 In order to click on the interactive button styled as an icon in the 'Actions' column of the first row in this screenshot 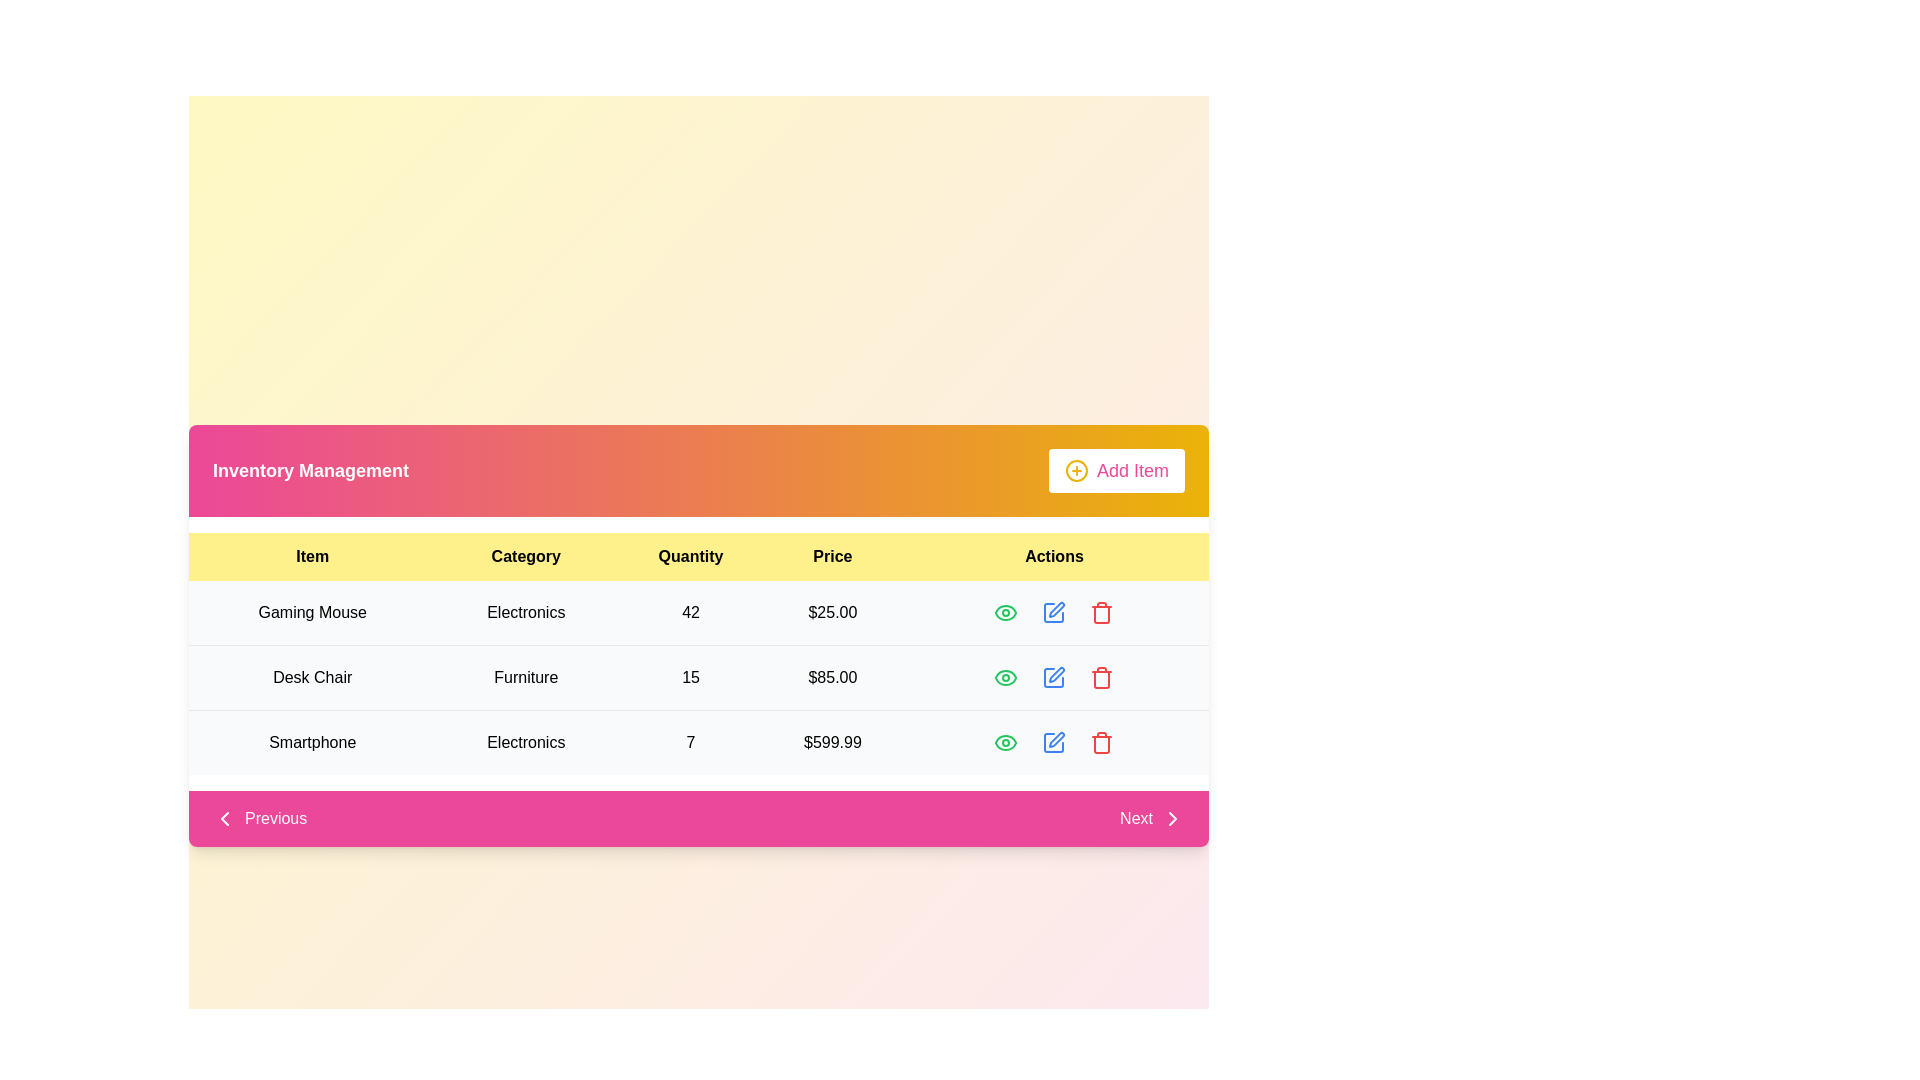, I will do `click(1006, 612)`.